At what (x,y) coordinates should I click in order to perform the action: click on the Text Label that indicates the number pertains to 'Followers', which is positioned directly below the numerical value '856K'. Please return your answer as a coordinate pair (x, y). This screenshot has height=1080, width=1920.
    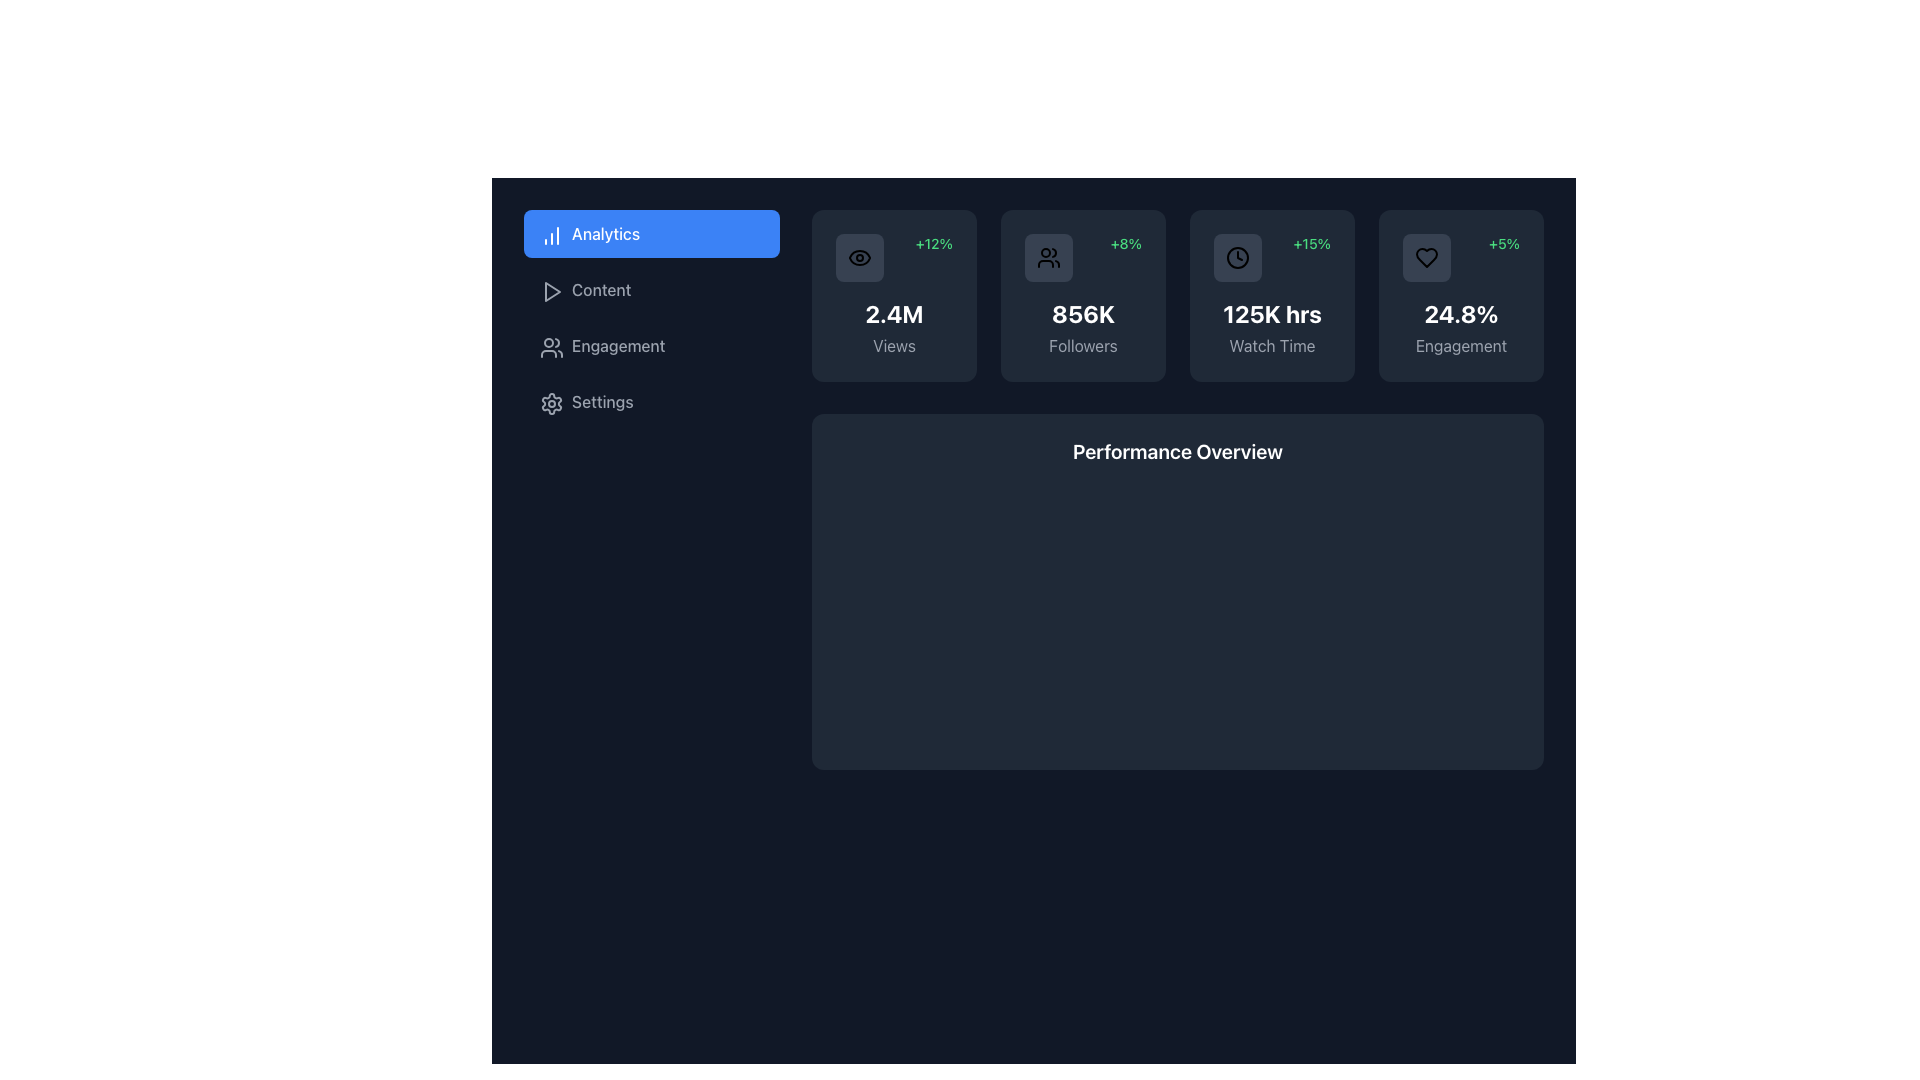
    Looking at the image, I should click on (1082, 345).